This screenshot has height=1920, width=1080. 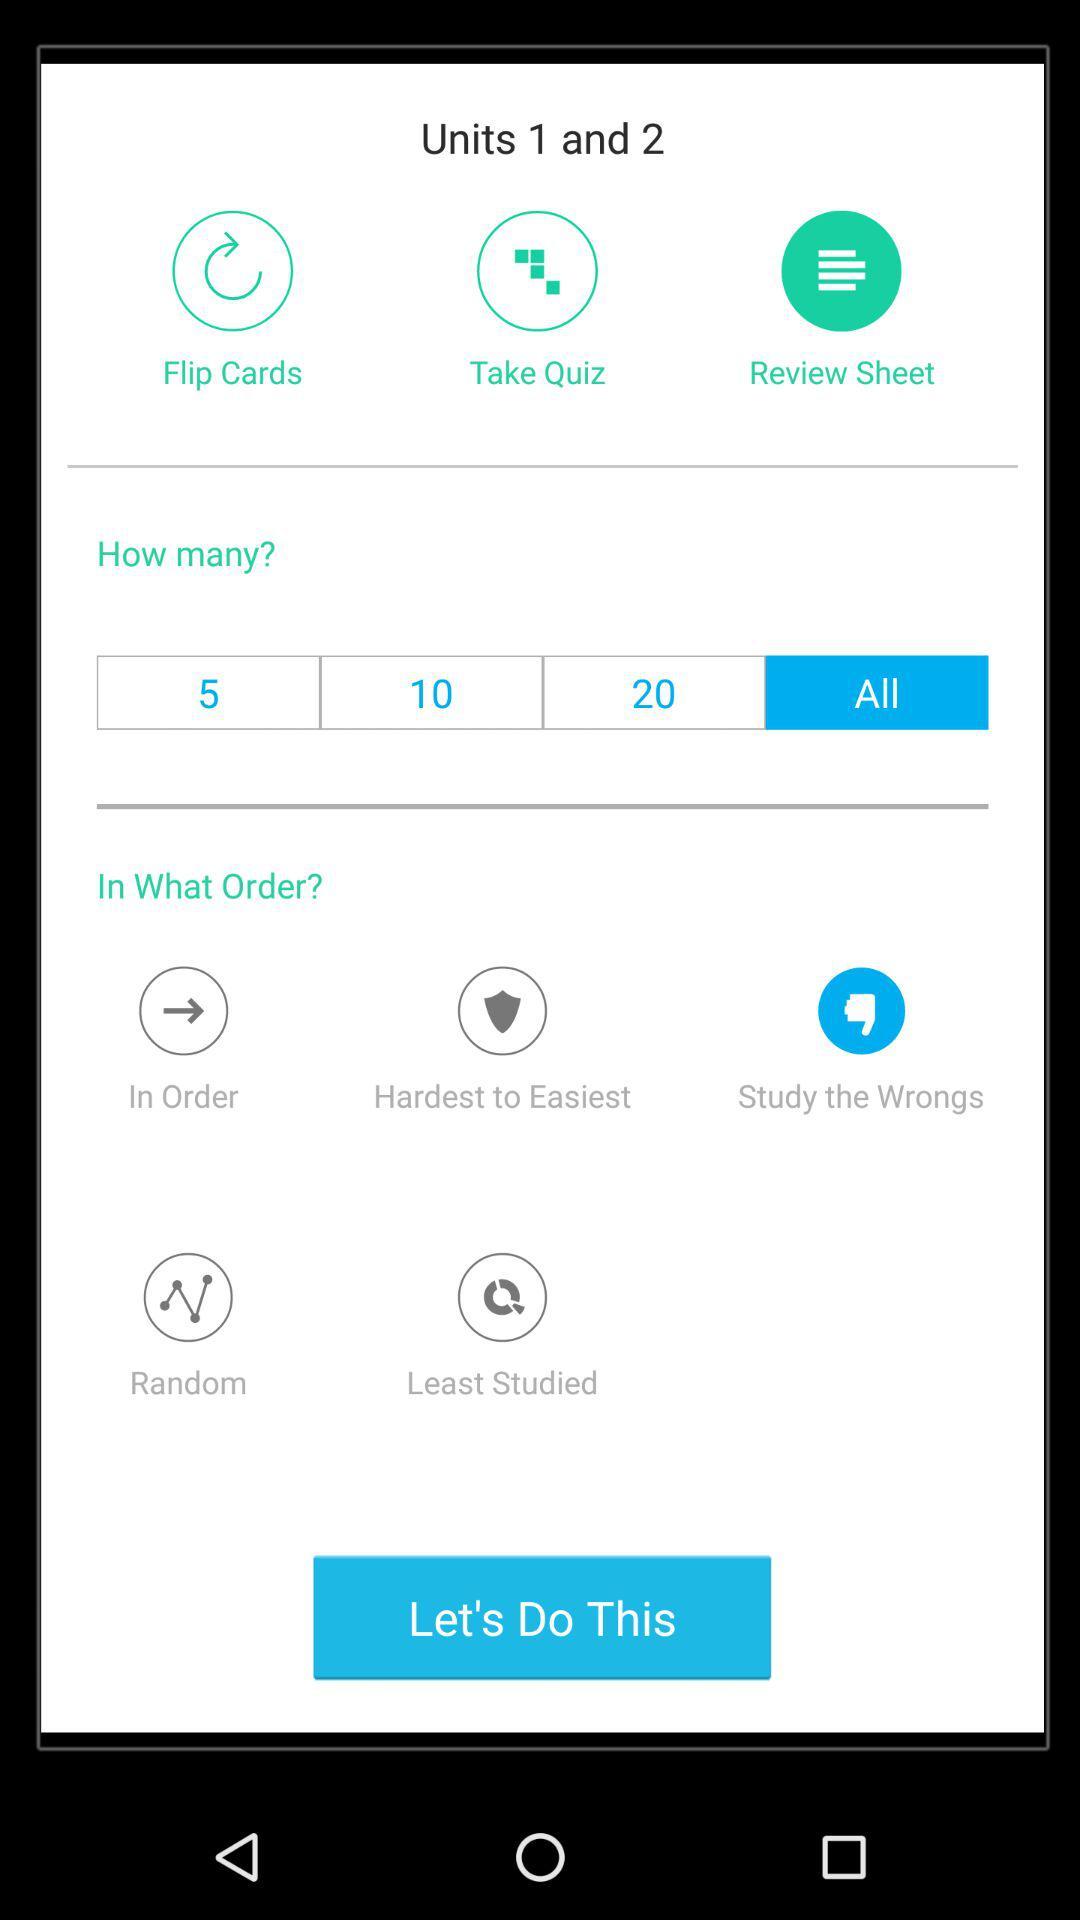 What do you see at coordinates (188, 1297) in the screenshot?
I see `picks a random card` at bounding box center [188, 1297].